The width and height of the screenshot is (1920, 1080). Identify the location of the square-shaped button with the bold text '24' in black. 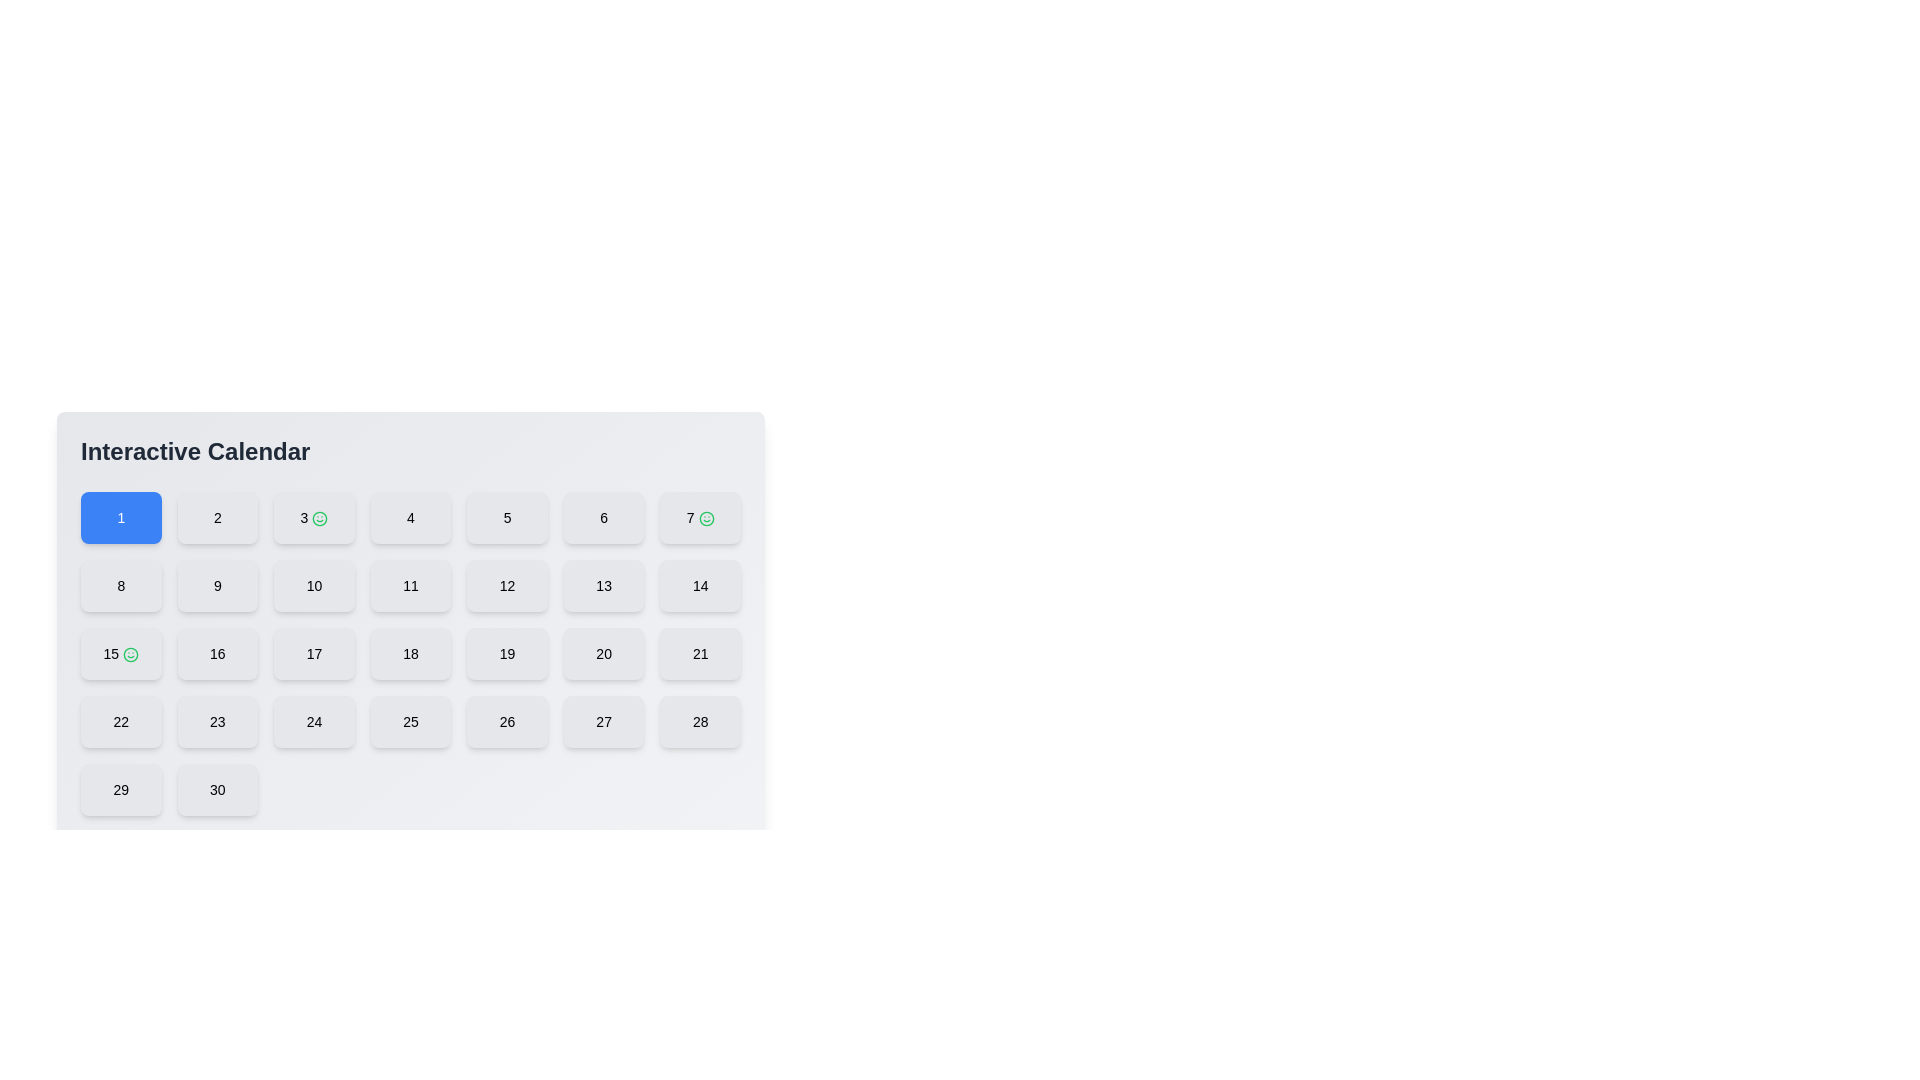
(313, 721).